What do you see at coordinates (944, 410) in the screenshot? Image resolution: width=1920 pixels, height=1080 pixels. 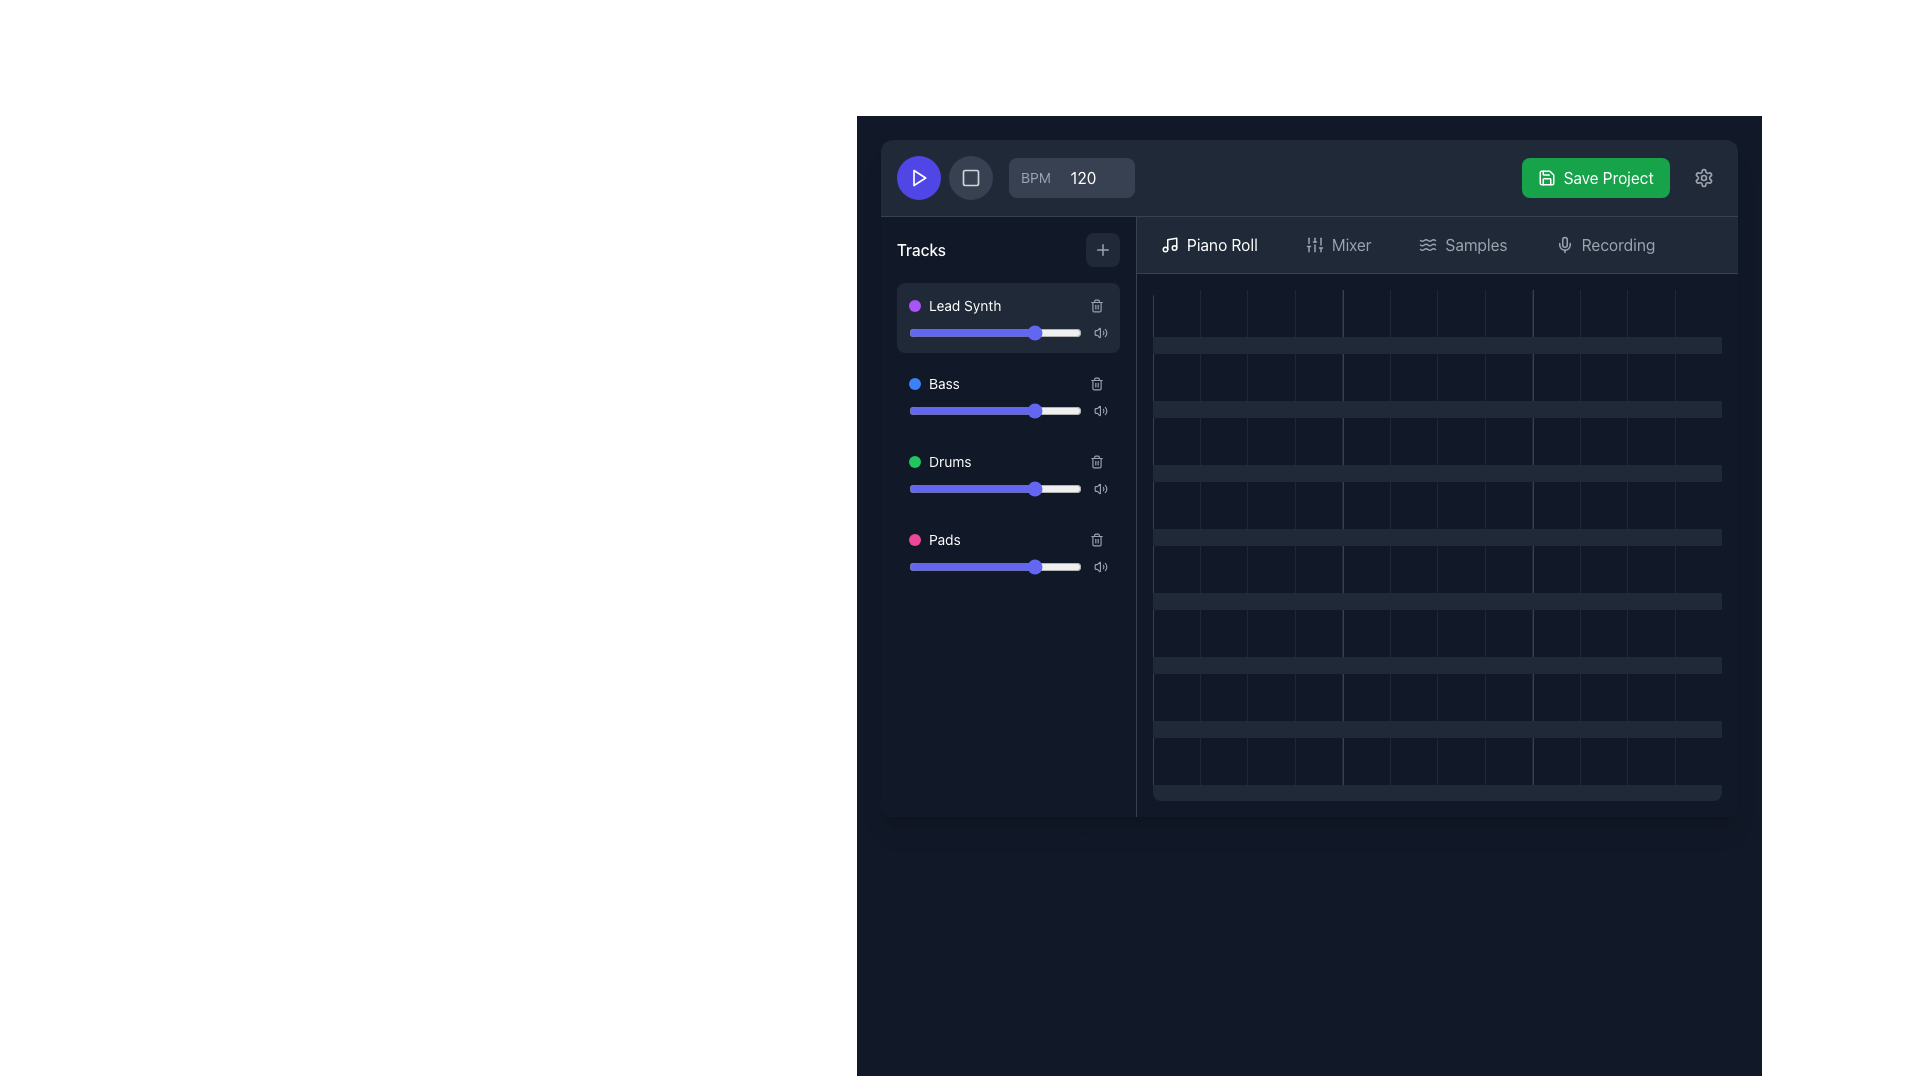 I see `the slider` at bounding box center [944, 410].